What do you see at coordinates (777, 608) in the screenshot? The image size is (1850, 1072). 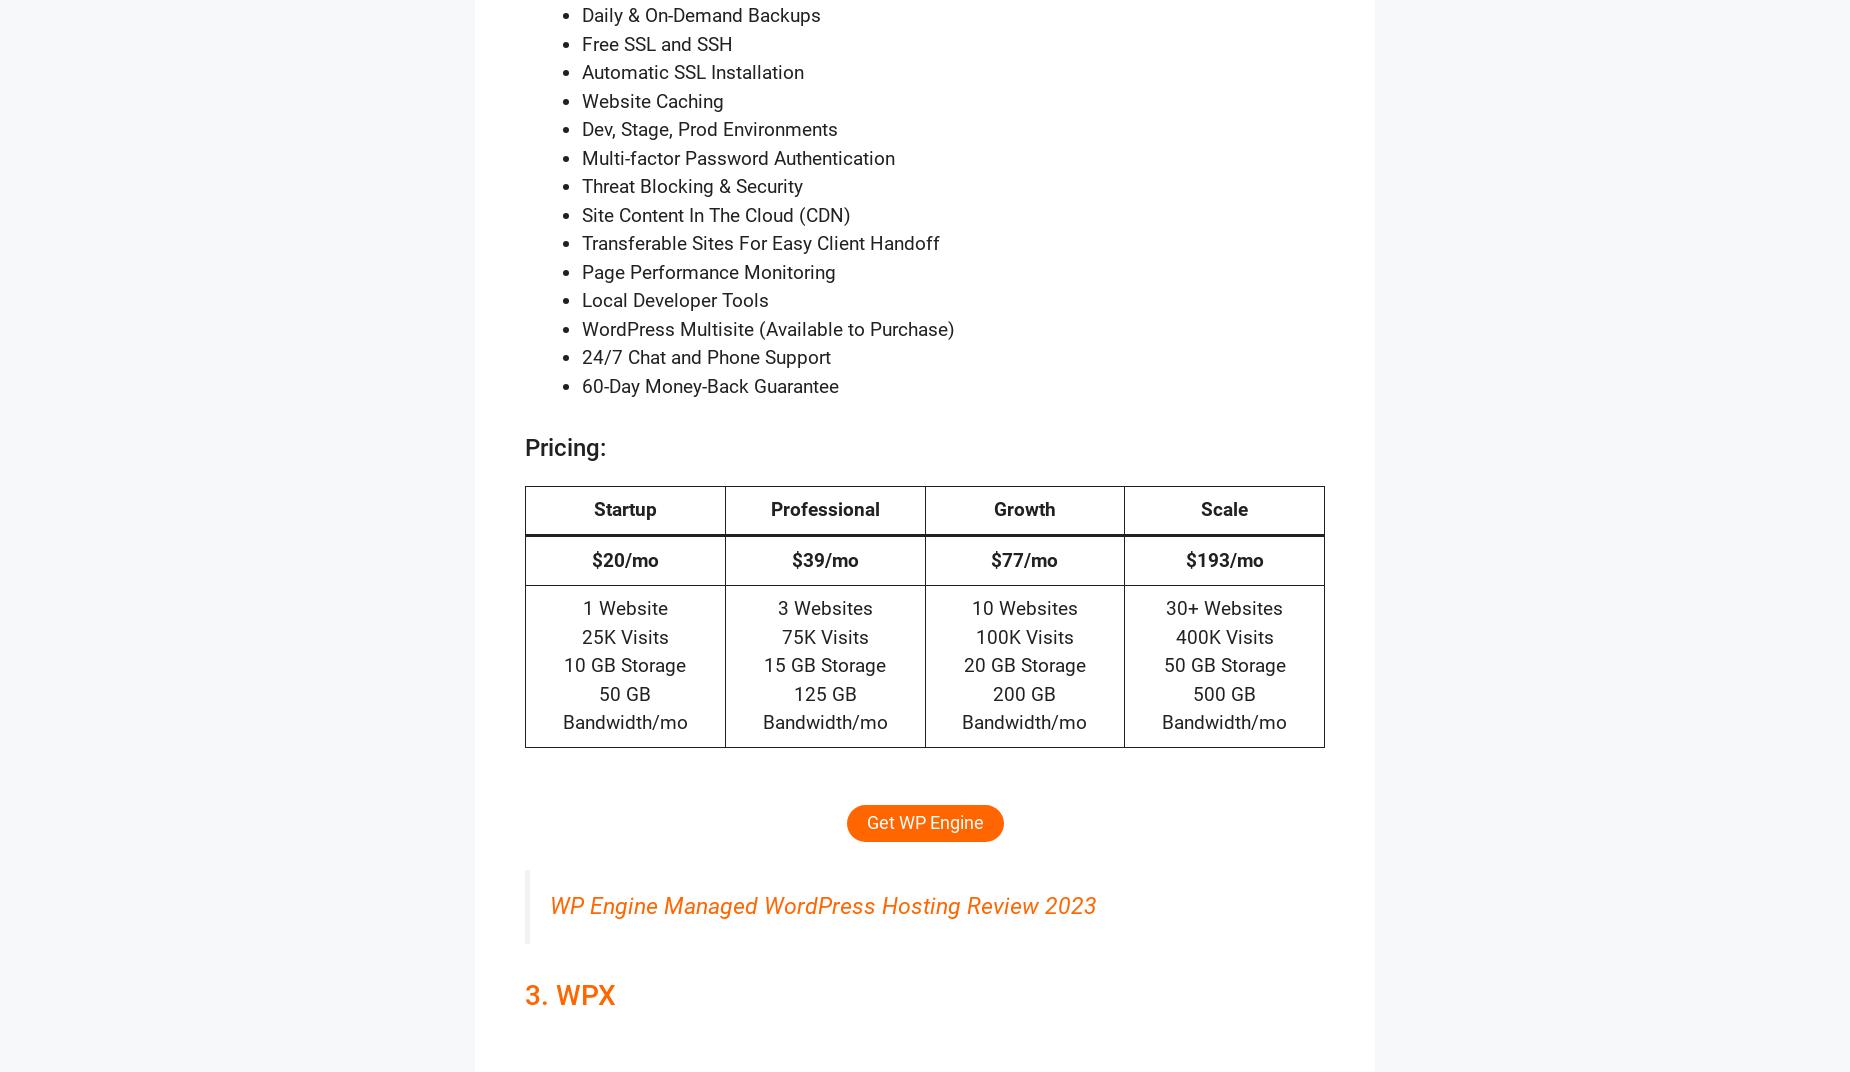 I see `'3 Websites'` at bounding box center [777, 608].